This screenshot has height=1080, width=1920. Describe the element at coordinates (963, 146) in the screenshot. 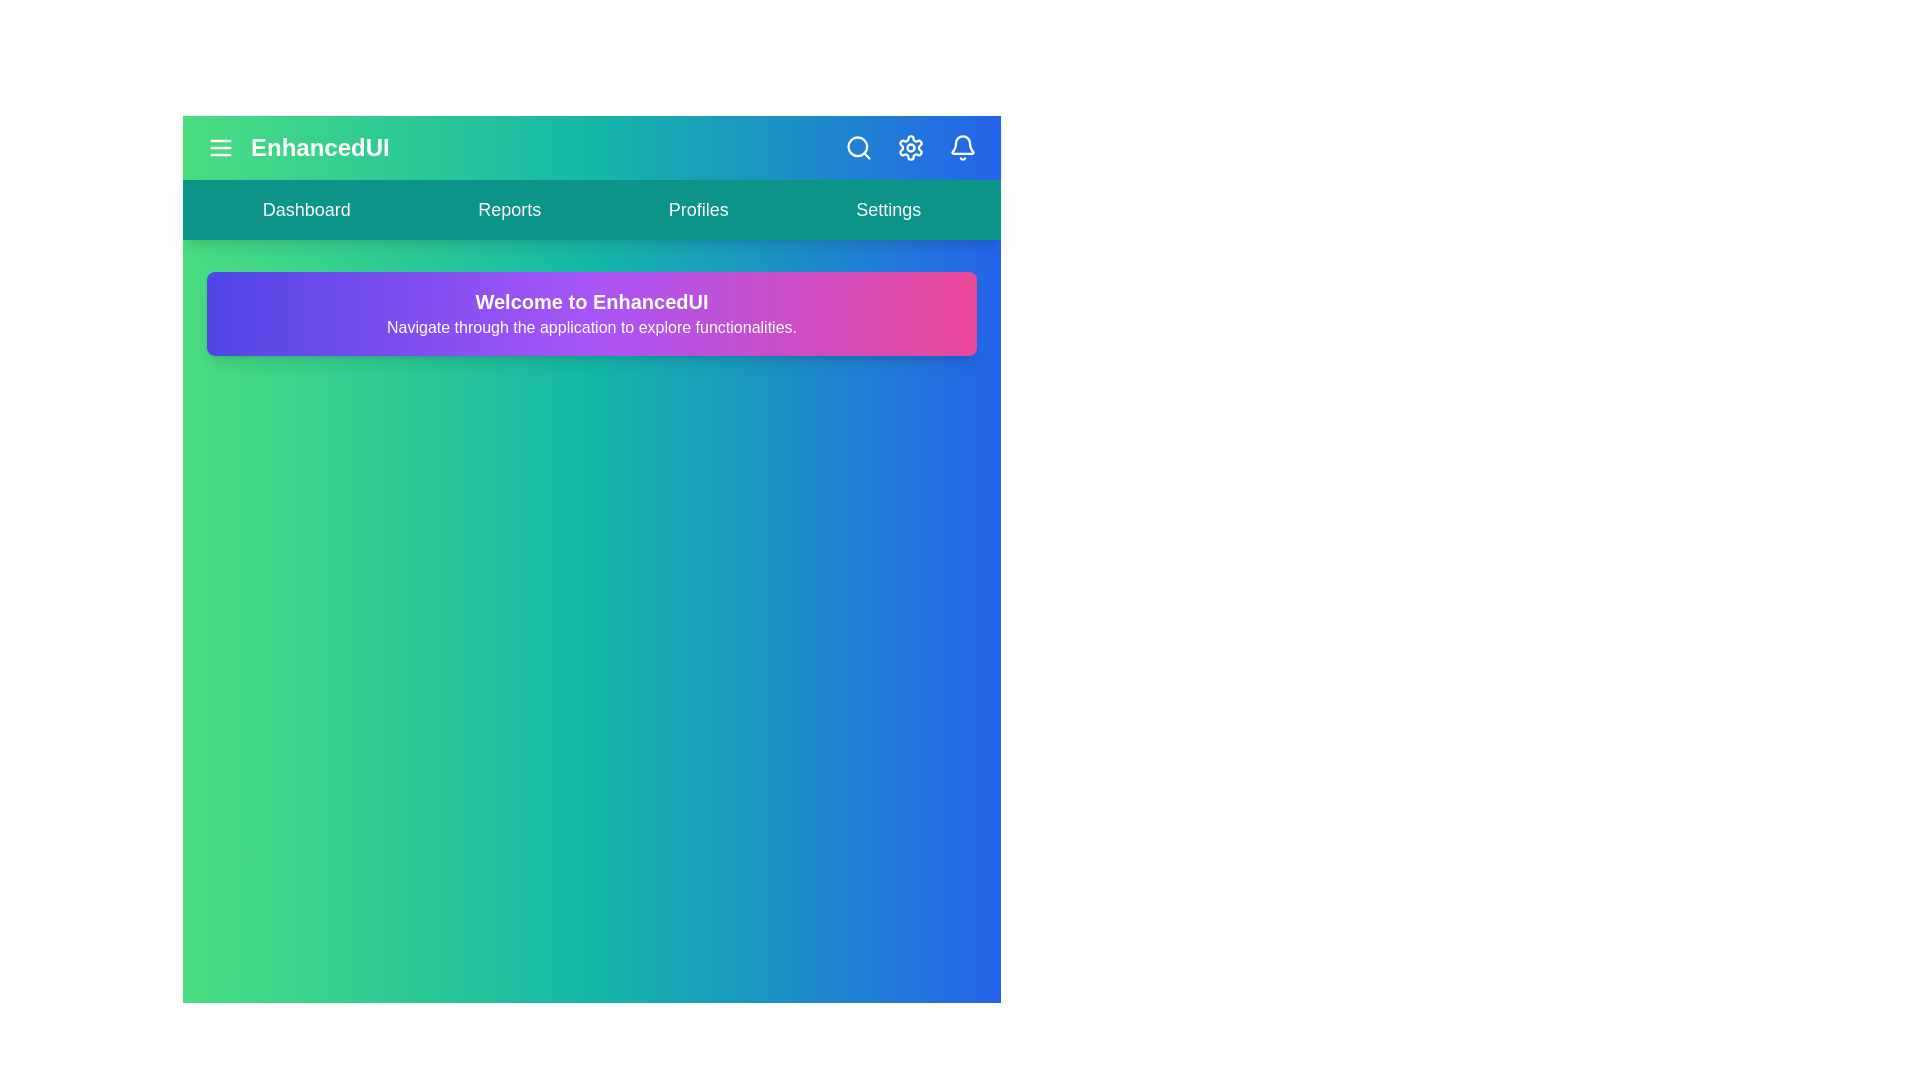

I see `the notifications icon in the header` at that location.